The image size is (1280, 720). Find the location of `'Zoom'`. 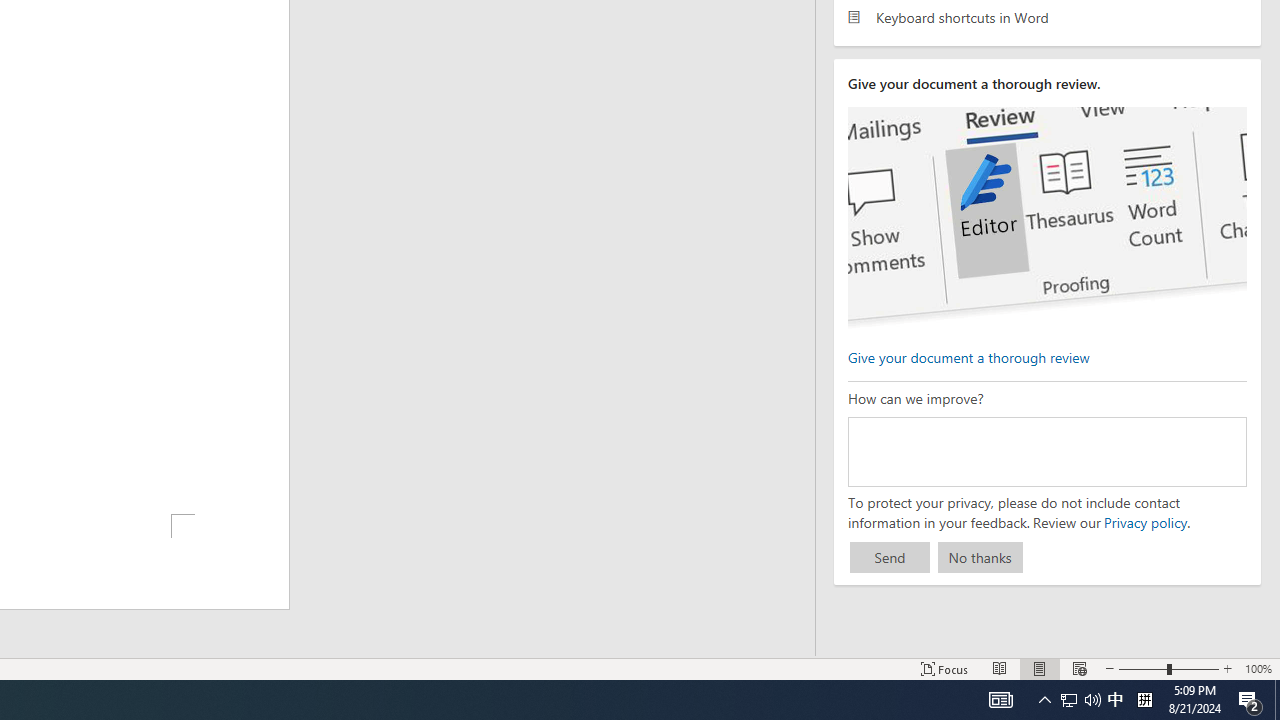

'Zoom' is located at coordinates (1168, 669).